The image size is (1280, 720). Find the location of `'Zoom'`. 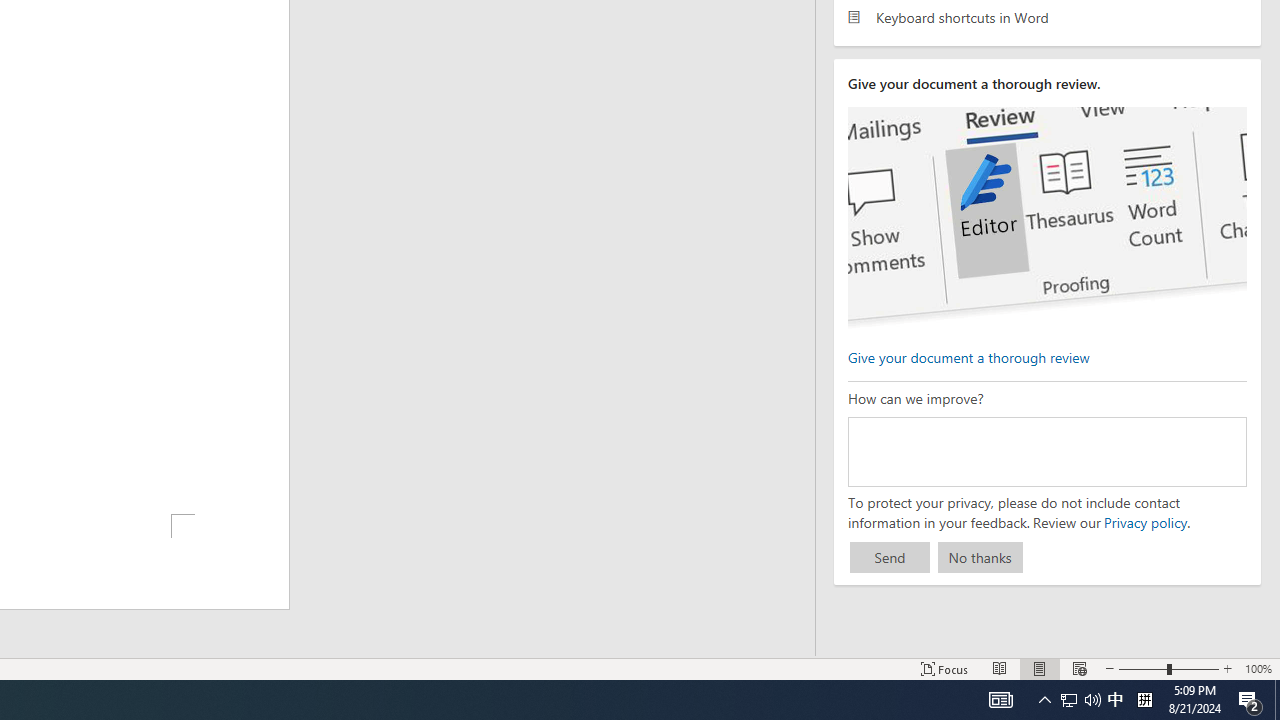

'Zoom' is located at coordinates (1168, 669).